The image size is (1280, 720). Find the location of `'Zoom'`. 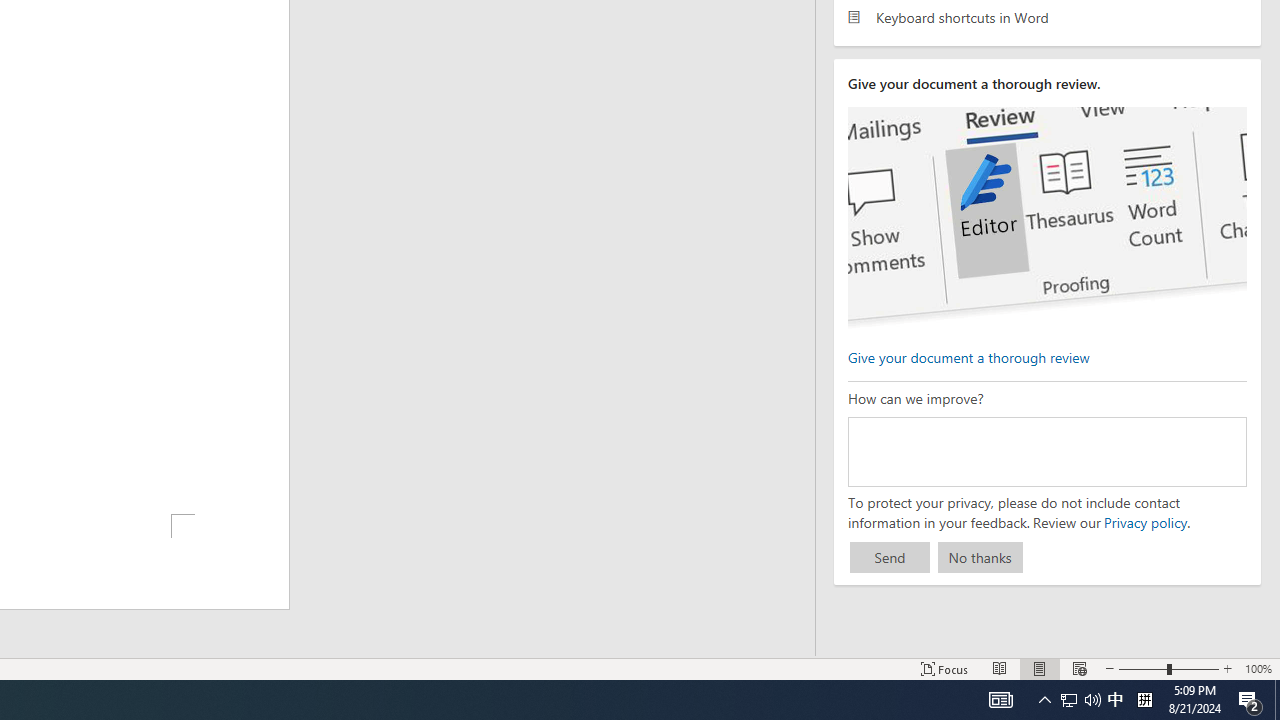

'Zoom' is located at coordinates (1168, 669).